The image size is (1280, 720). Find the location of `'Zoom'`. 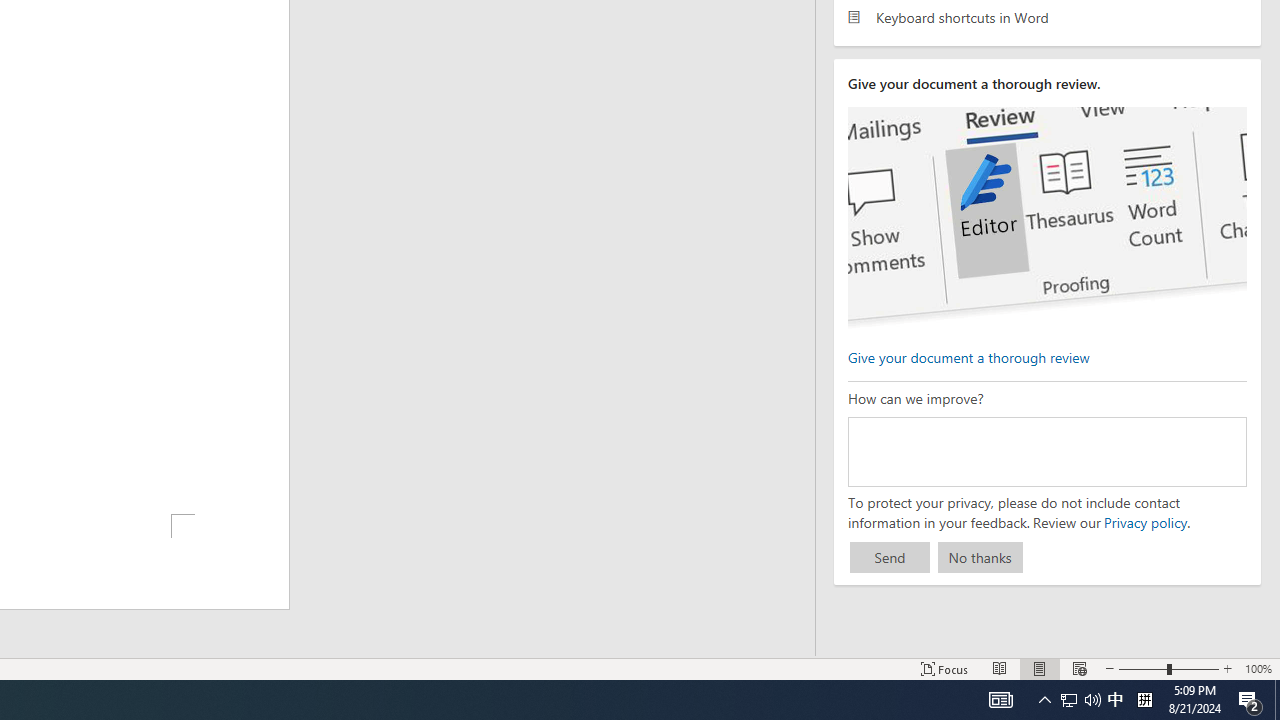

'Zoom' is located at coordinates (1168, 669).